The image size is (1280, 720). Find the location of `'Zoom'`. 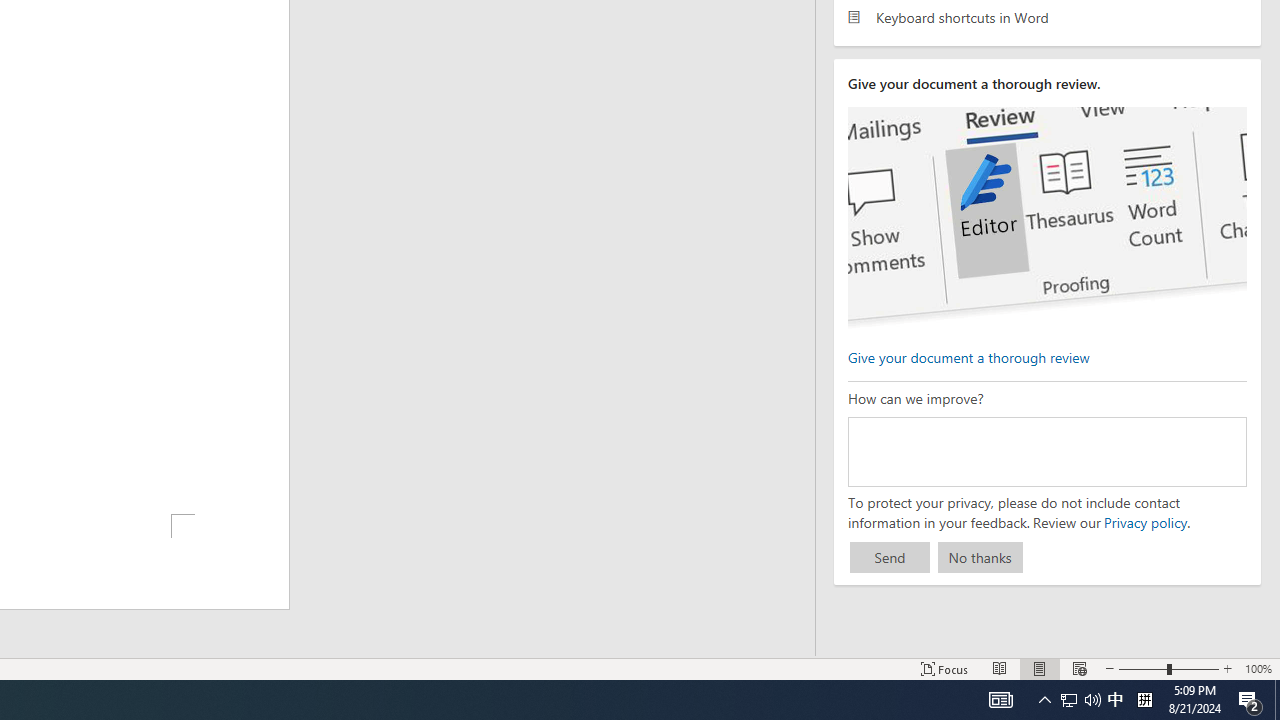

'Zoom' is located at coordinates (1168, 669).